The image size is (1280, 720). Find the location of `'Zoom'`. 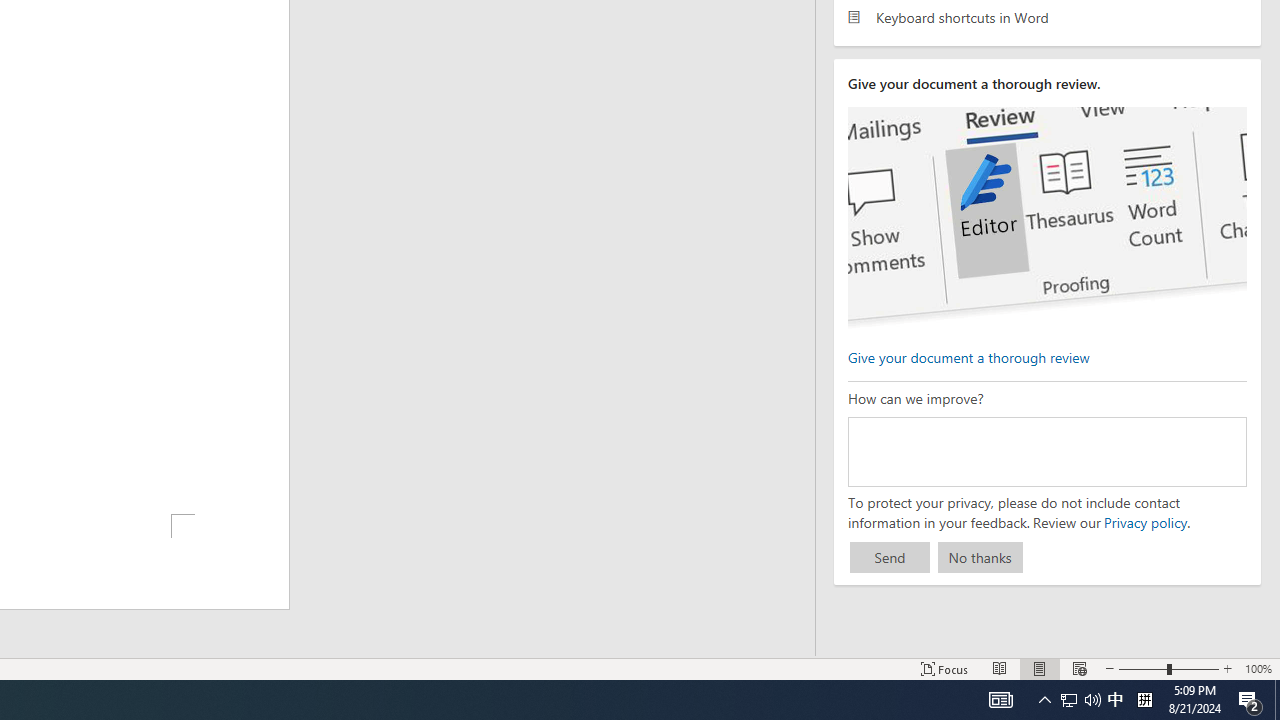

'Zoom' is located at coordinates (1168, 669).